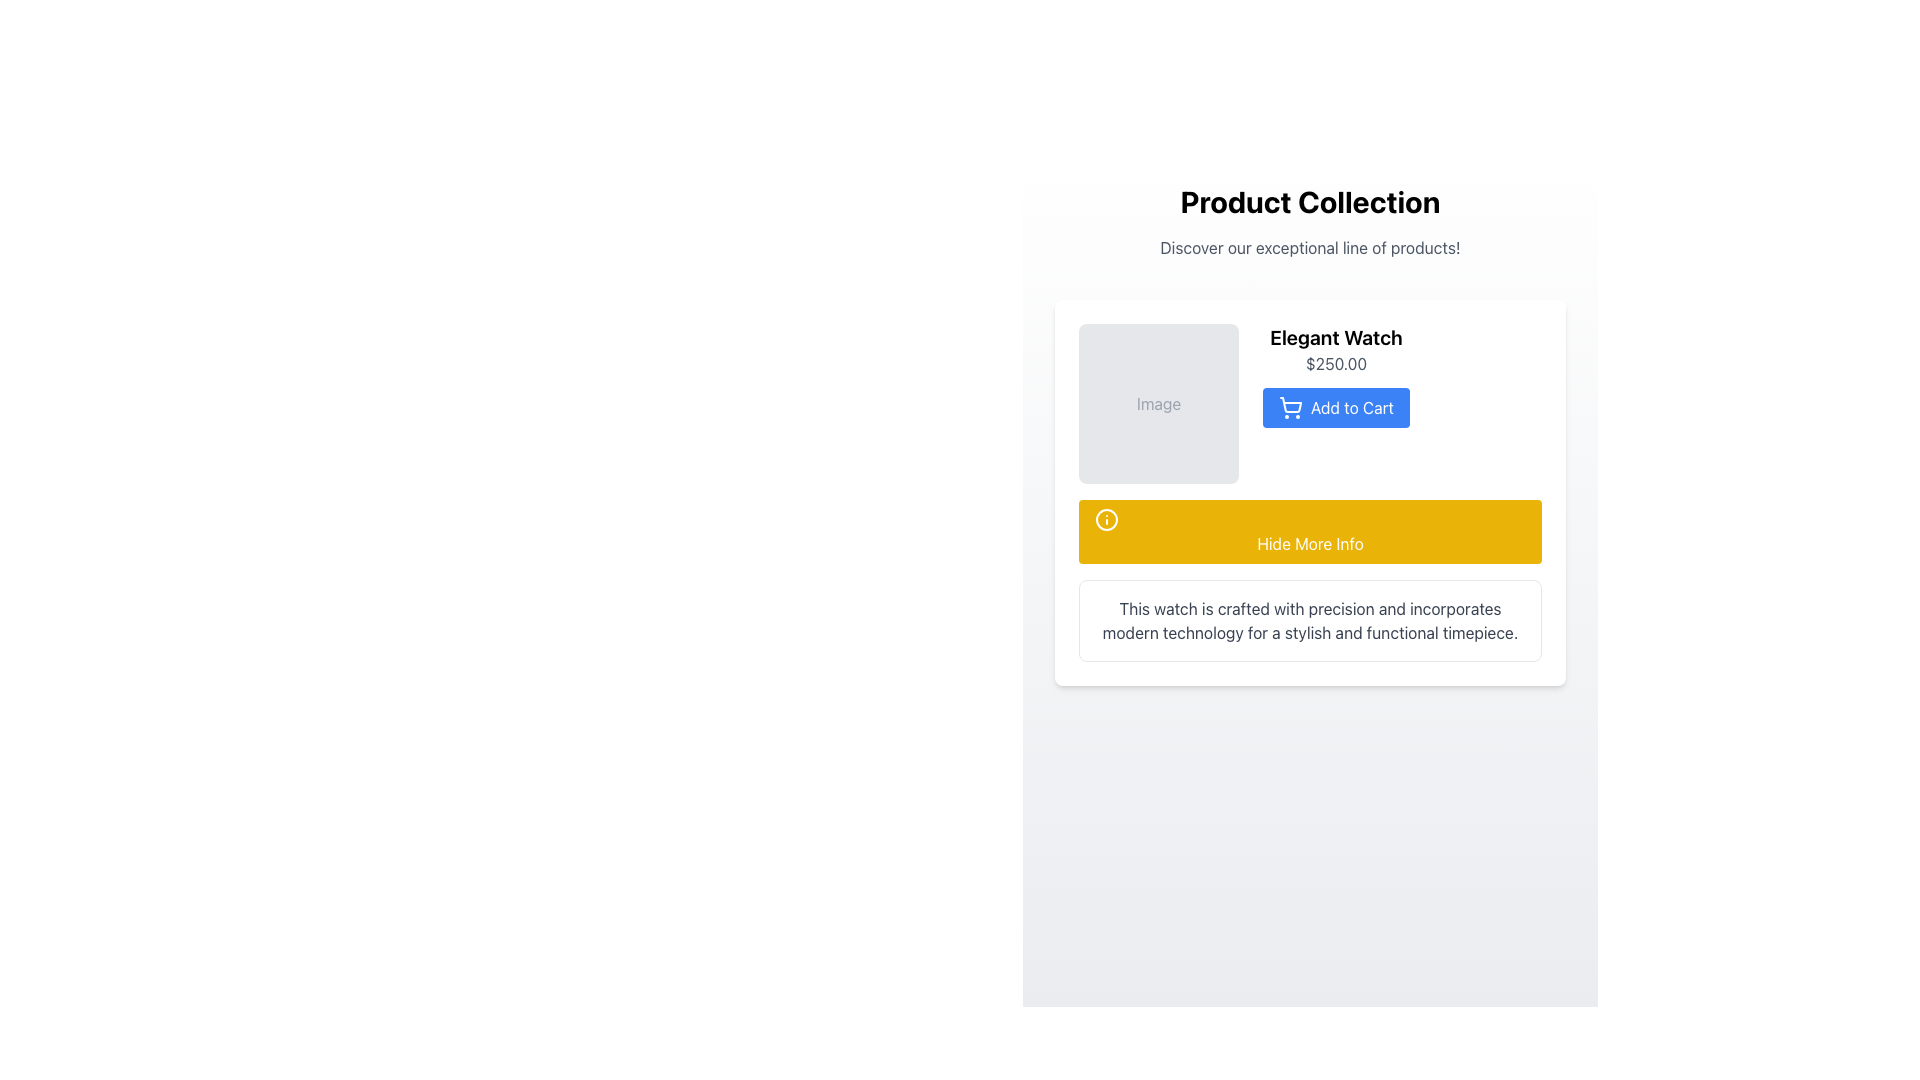 The height and width of the screenshot is (1080, 1920). I want to click on the descriptive text element encouraging users to explore the products offered, positioned centrally below the 'Product Collection' heading, so click(1310, 246).